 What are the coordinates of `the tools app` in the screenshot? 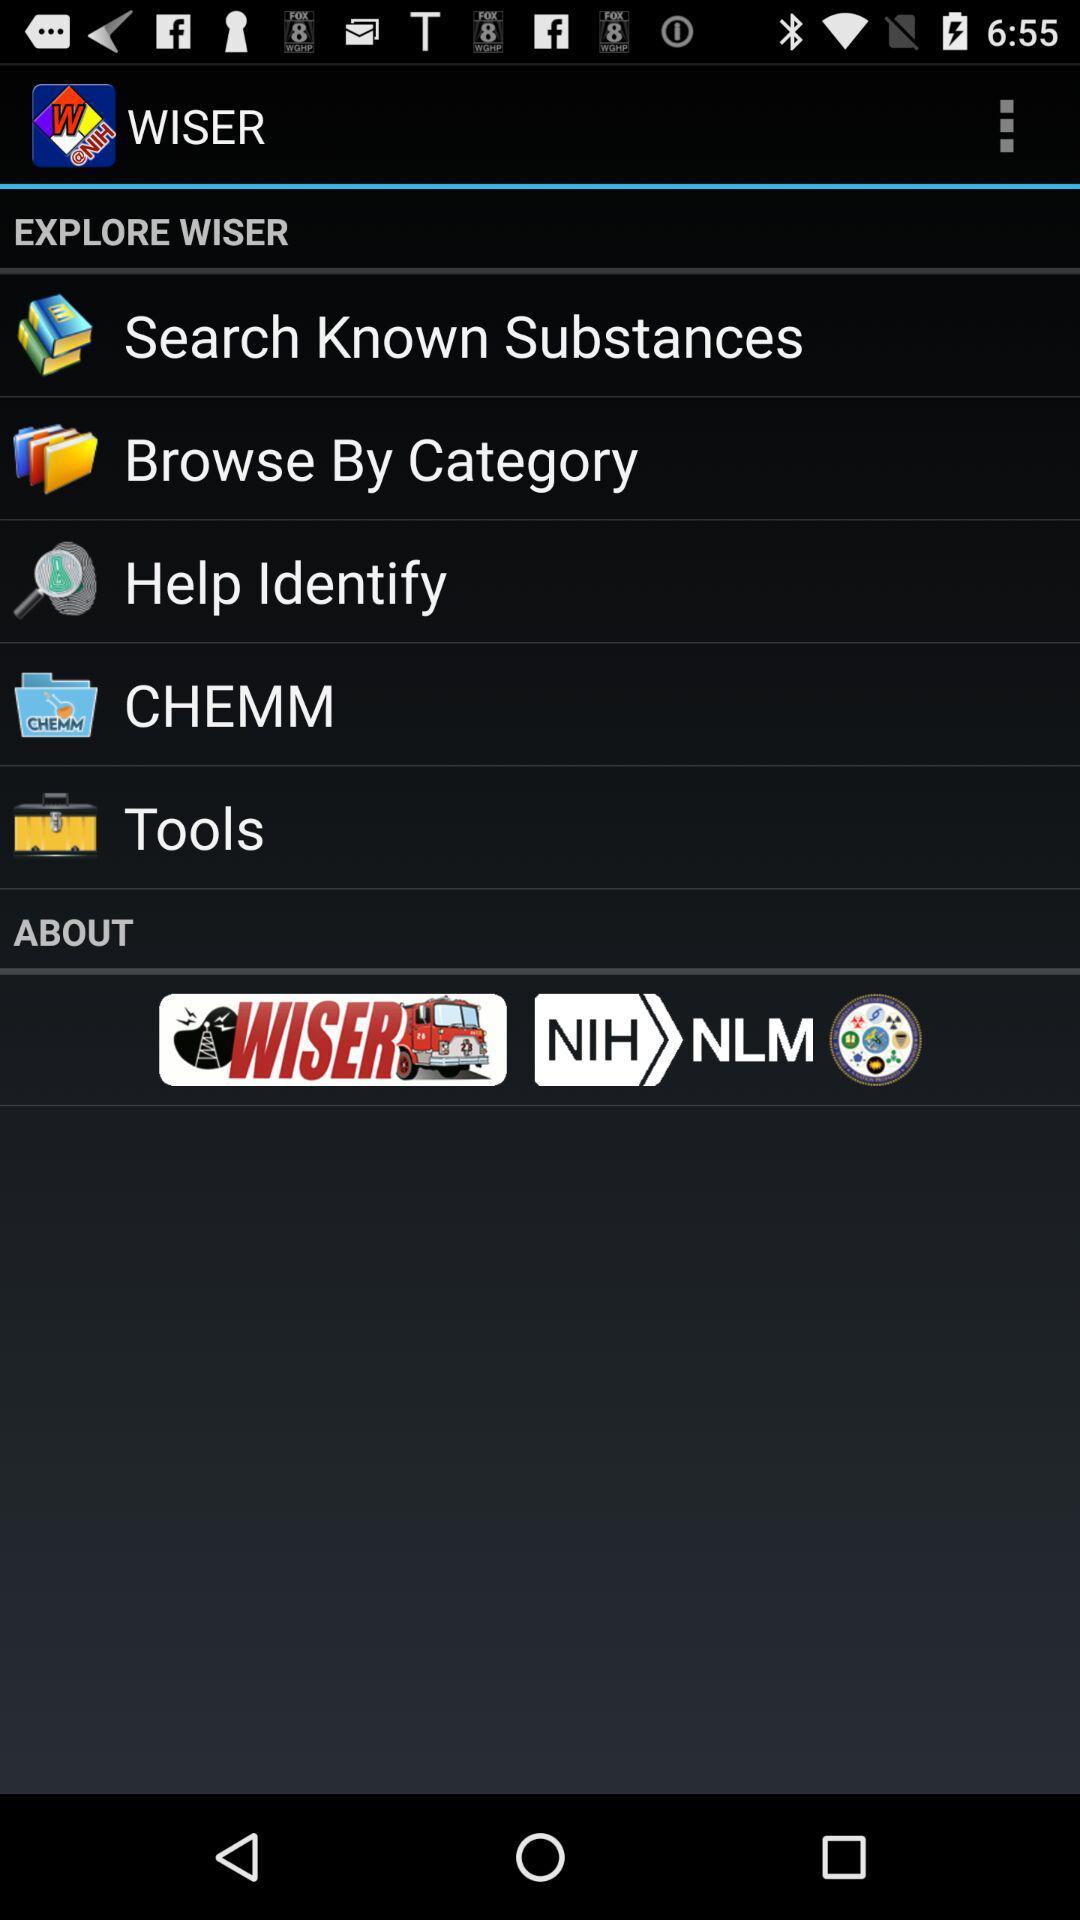 It's located at (600, 826).